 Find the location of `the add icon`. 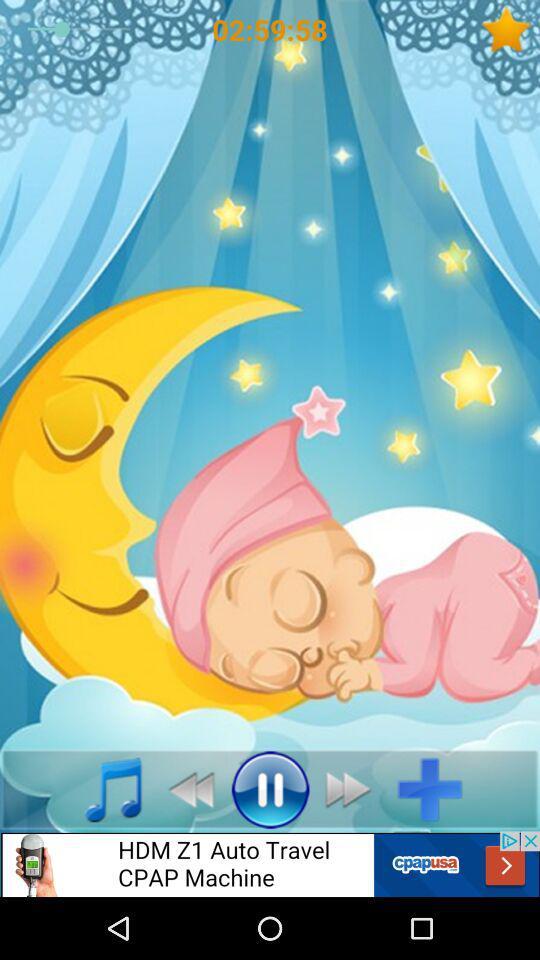

the add icon is located at coordinates (436, 789).